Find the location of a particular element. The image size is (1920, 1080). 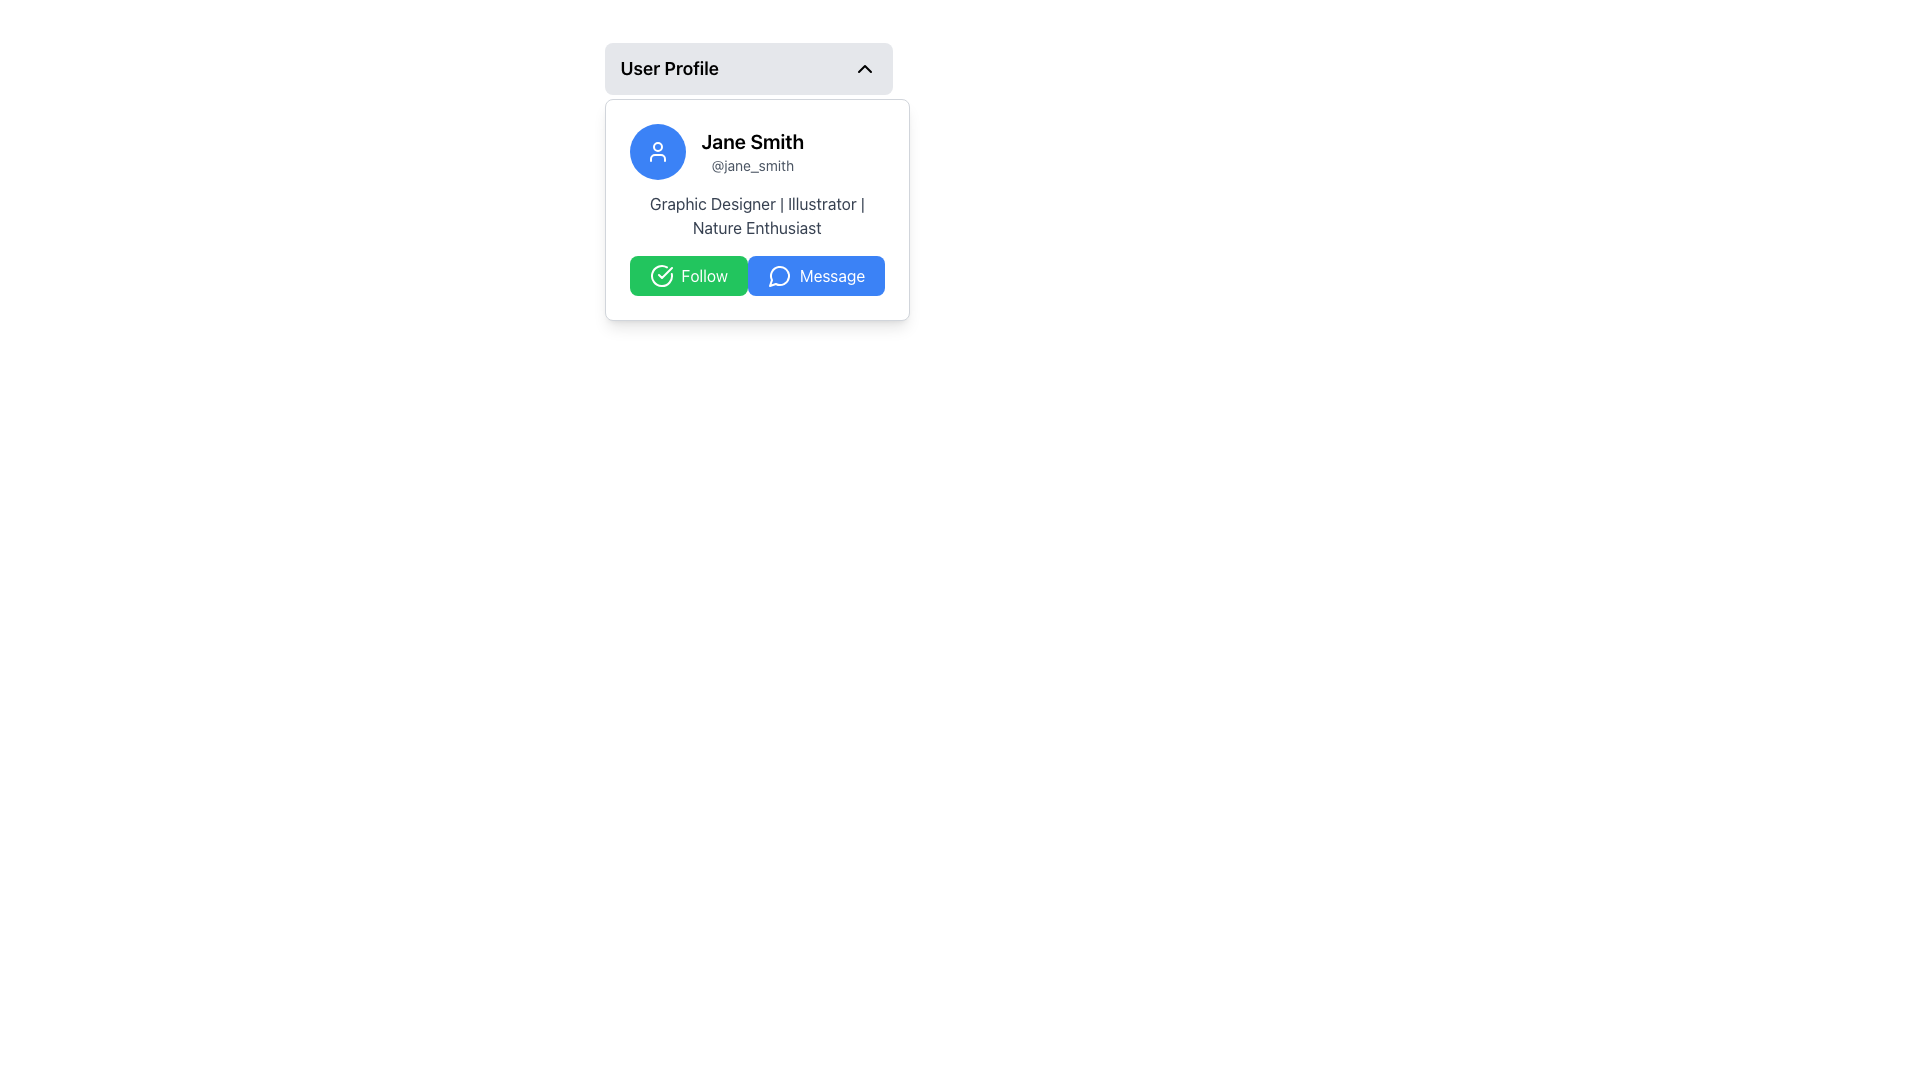

the circular green icon with a checkmark symbol, which is located to the left of the 'Follow' button in the lower half of the user profile card is located at coordinates (661, 276).